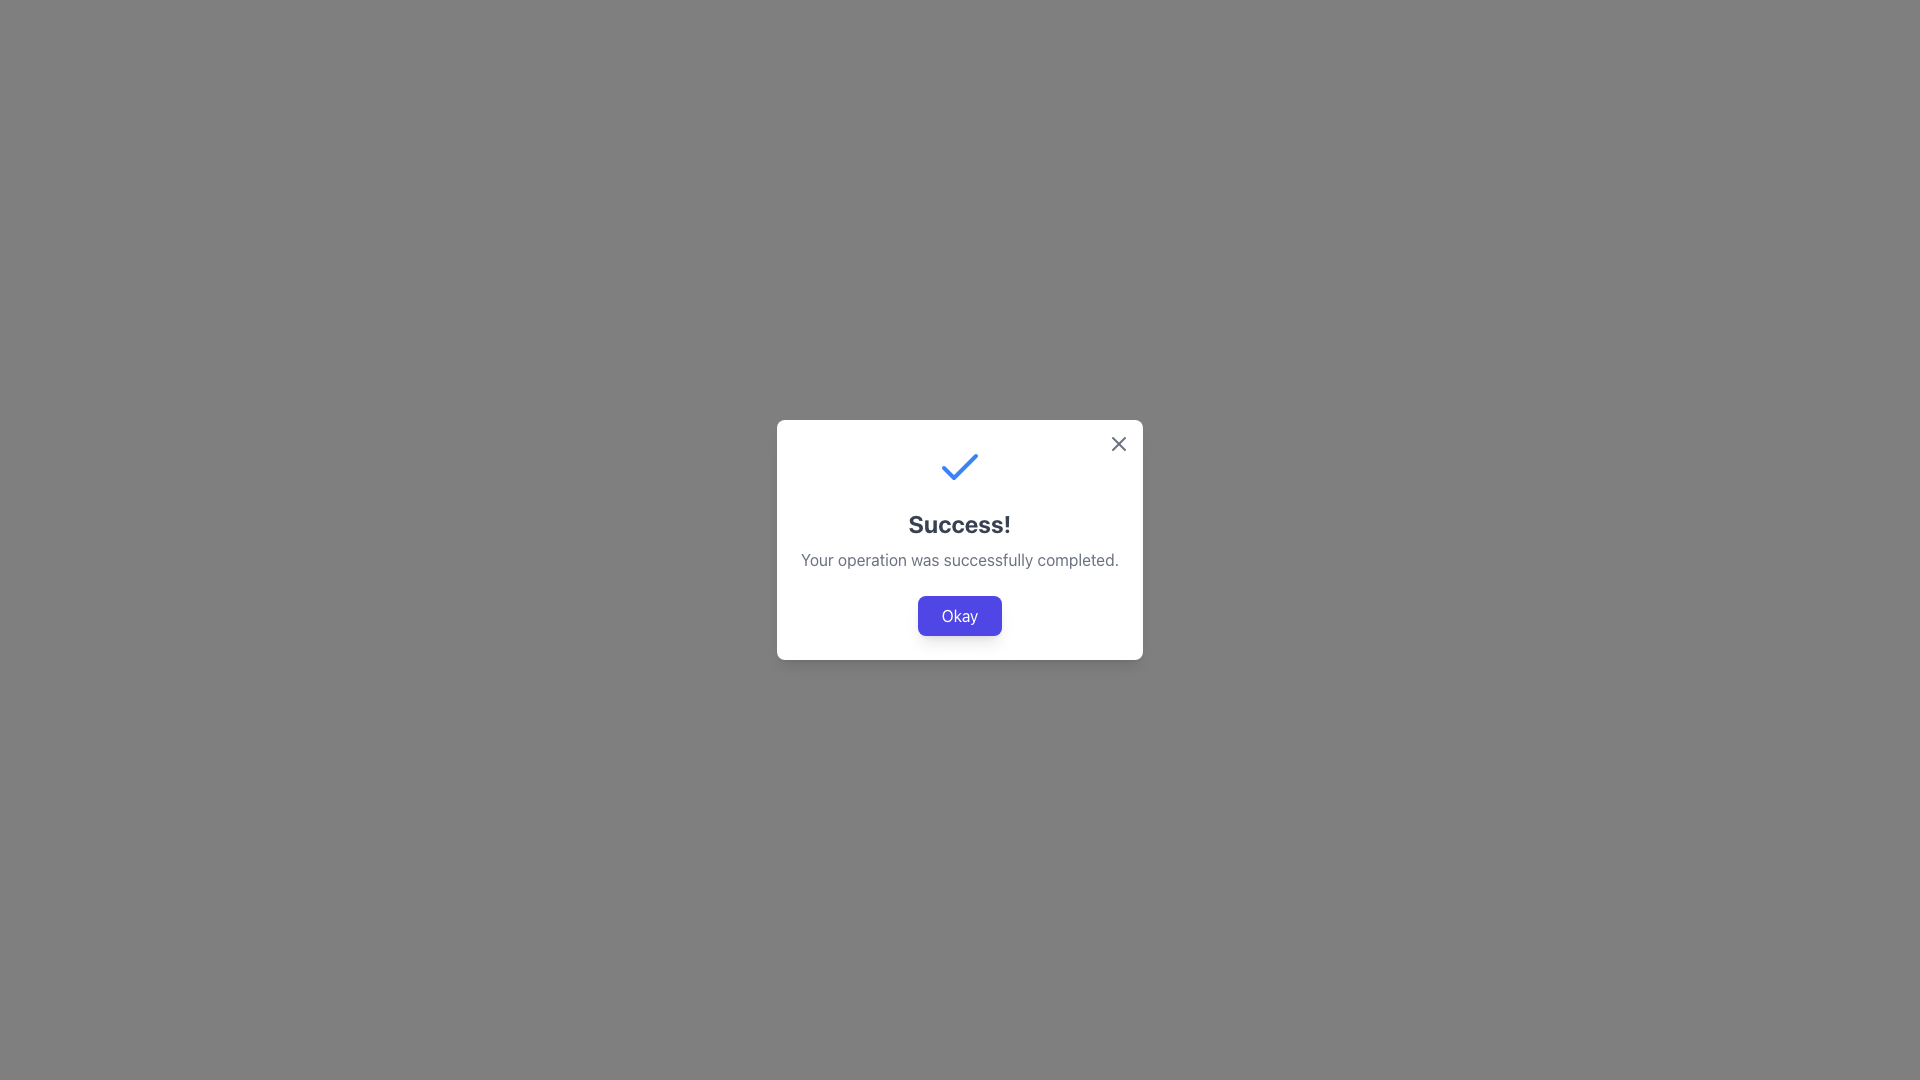 The image size is (1920, 1080). I want to click on the vibrant blue checkmark icon located at the center-top of the modal dialog box, so click(960, 467).